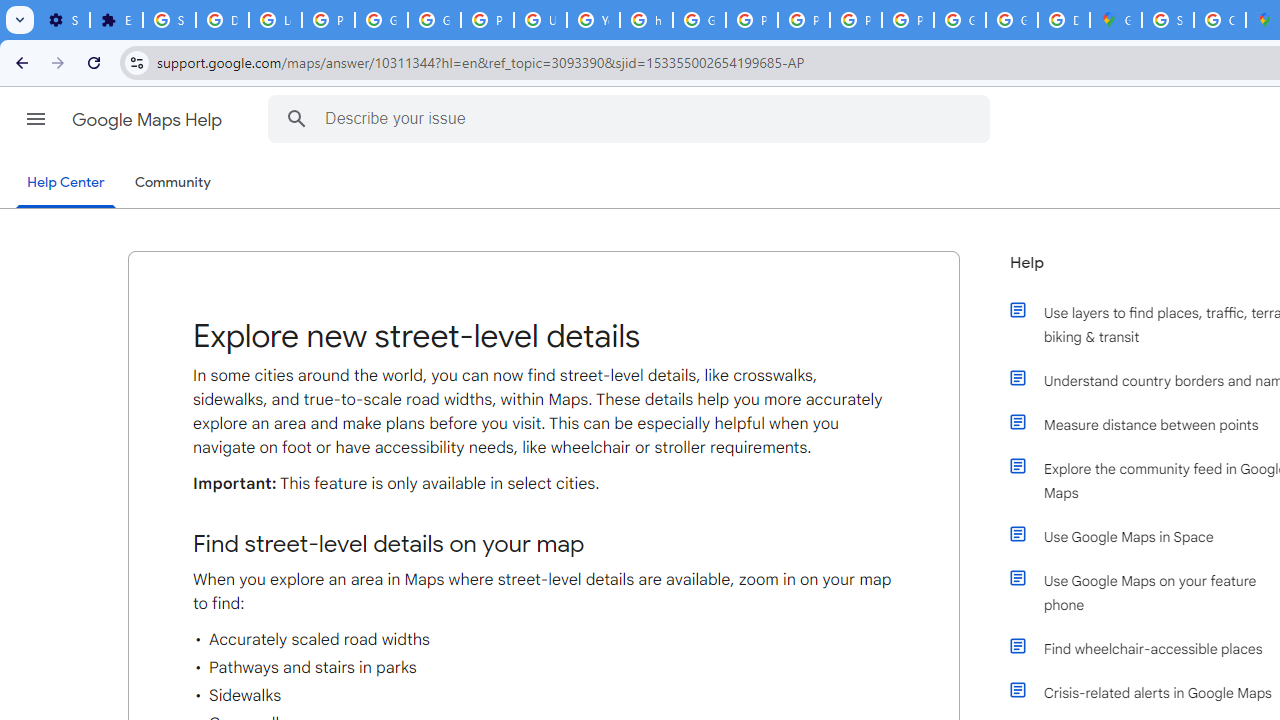 This screenshot has height=720, width=1280. Describe the element at coordinates (222, 20) in the screenshot. I see `'Delete photos & videos - Computer - Google Photos Help'` at that location.